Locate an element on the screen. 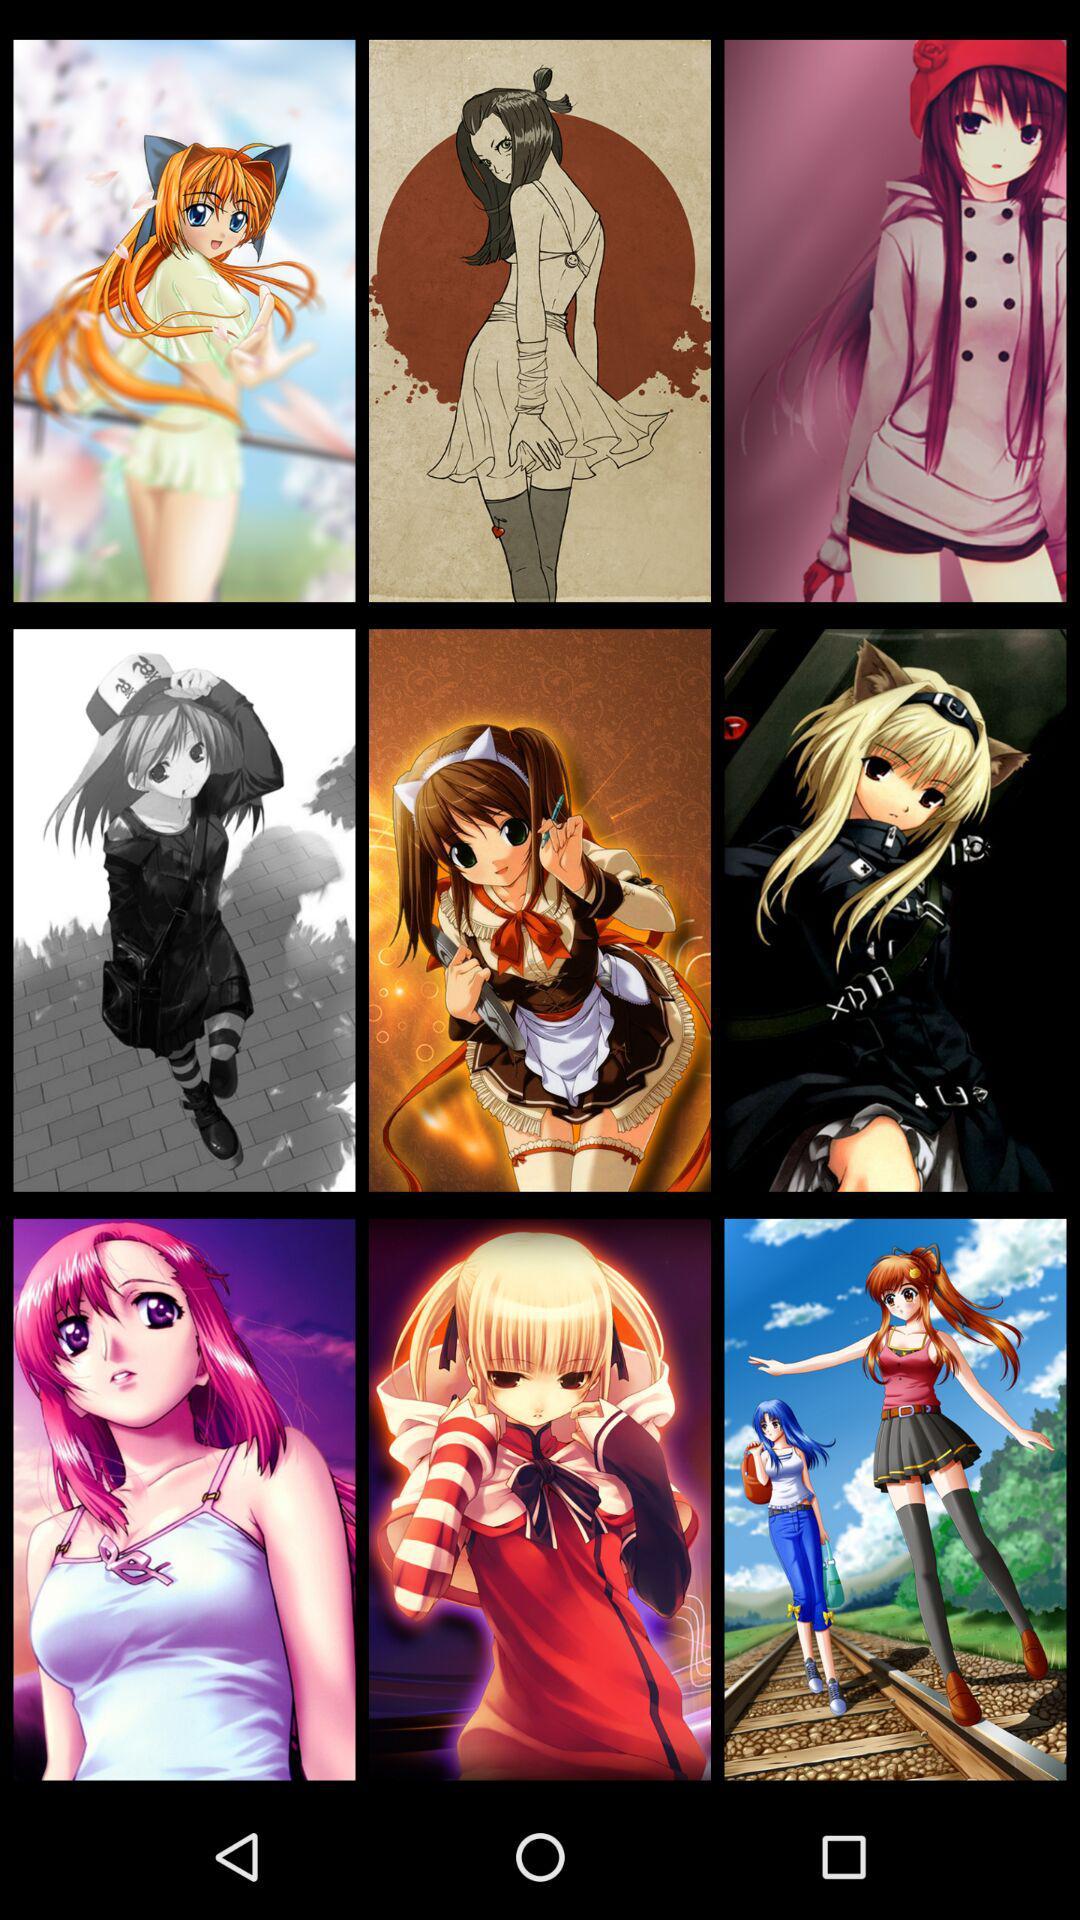 The width and height of the screenshot is (1080, 1920). the item at the top left corner is located at coordinates (184, 321).